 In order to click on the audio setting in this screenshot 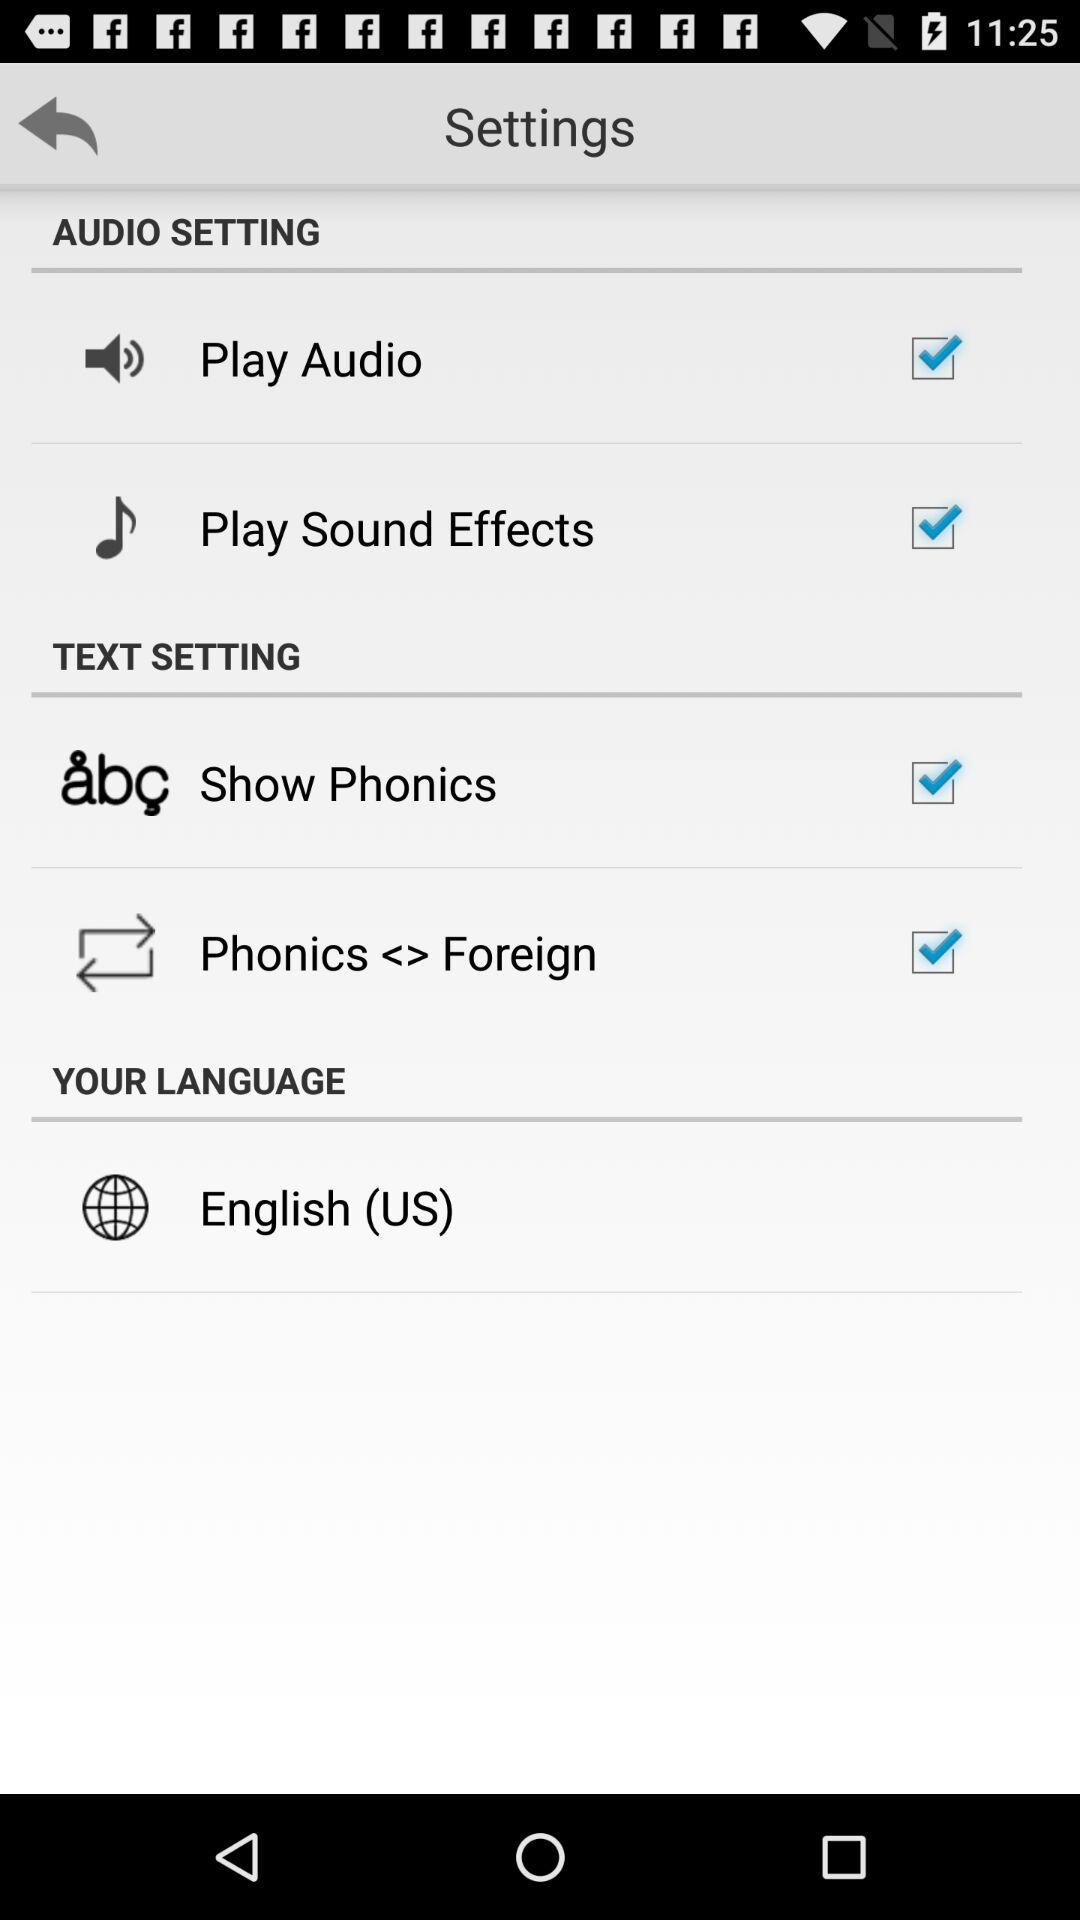, I will do `click(525, 230)`.